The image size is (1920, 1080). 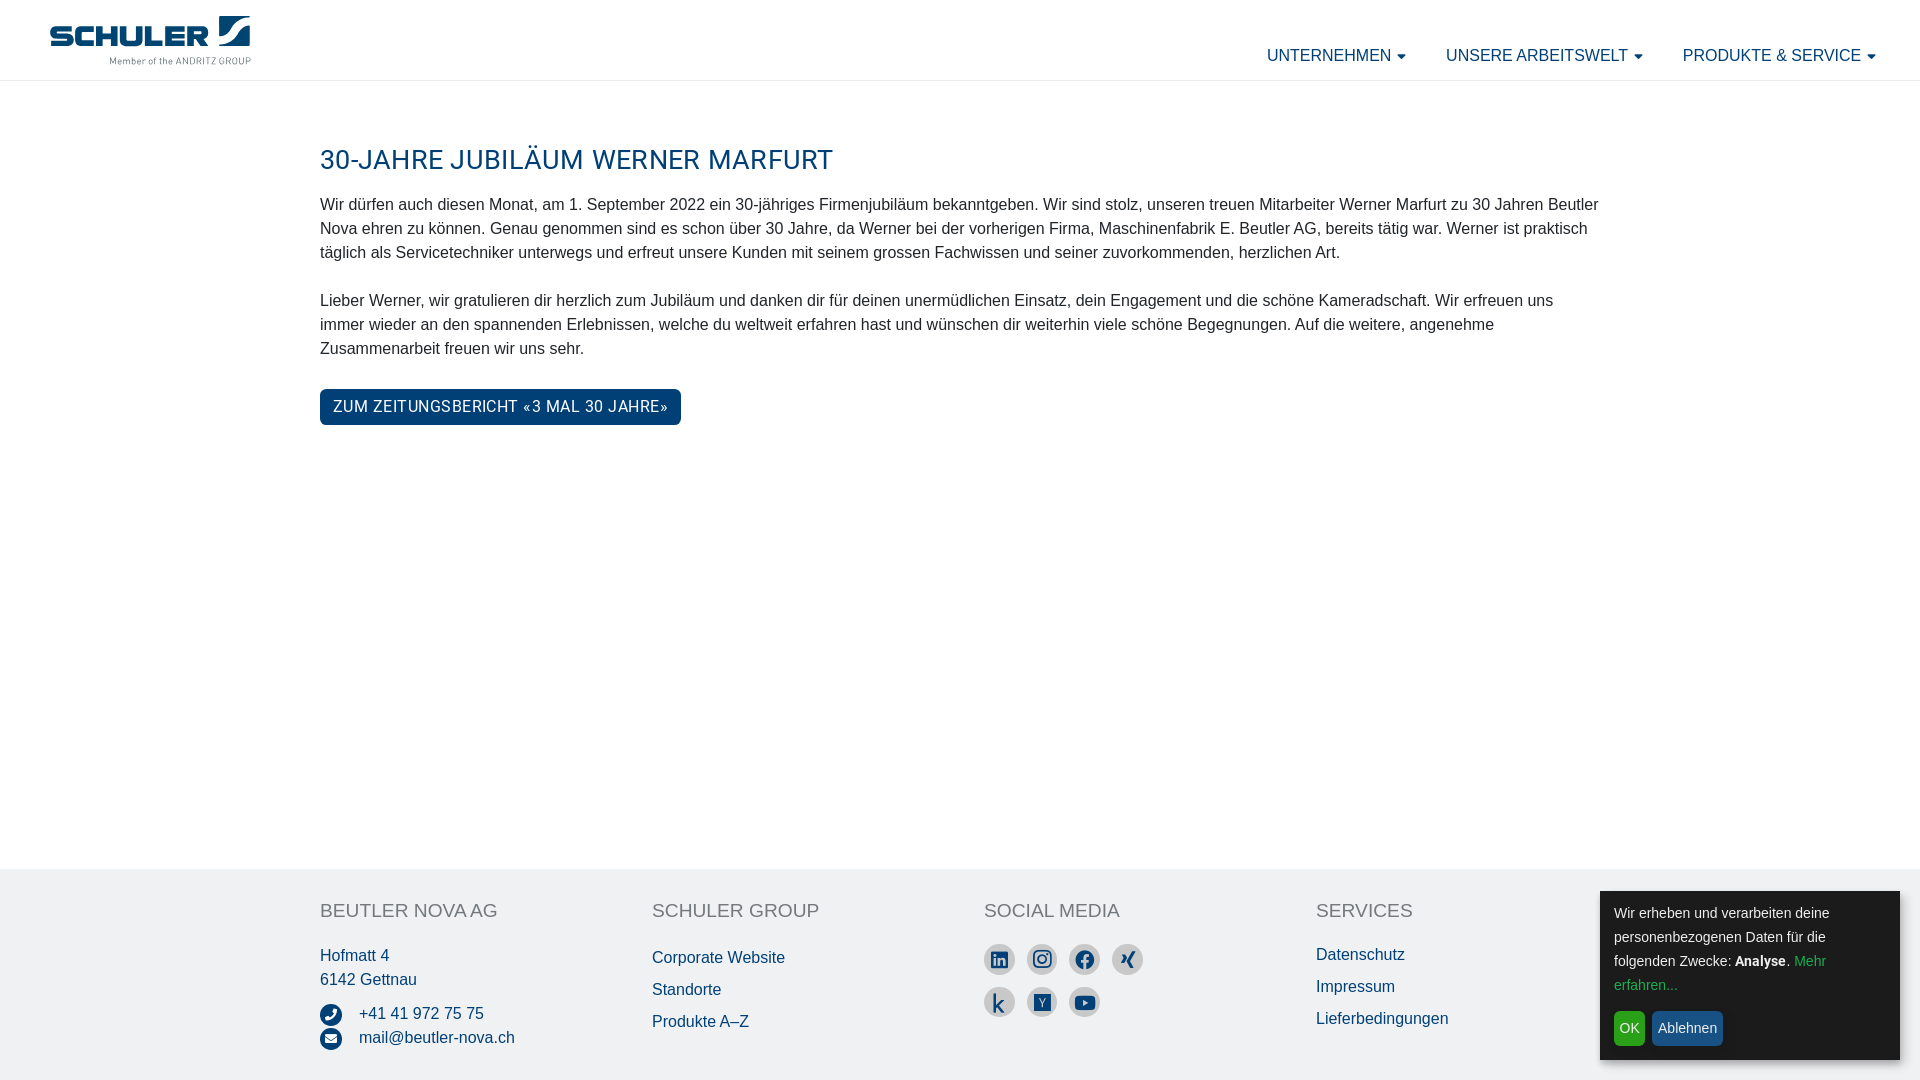 What do you see at coordinates (1662, 55) in the screenshot?
I see `'PRODUKTE & SERVICE'` at bounding box center [1662, 55].